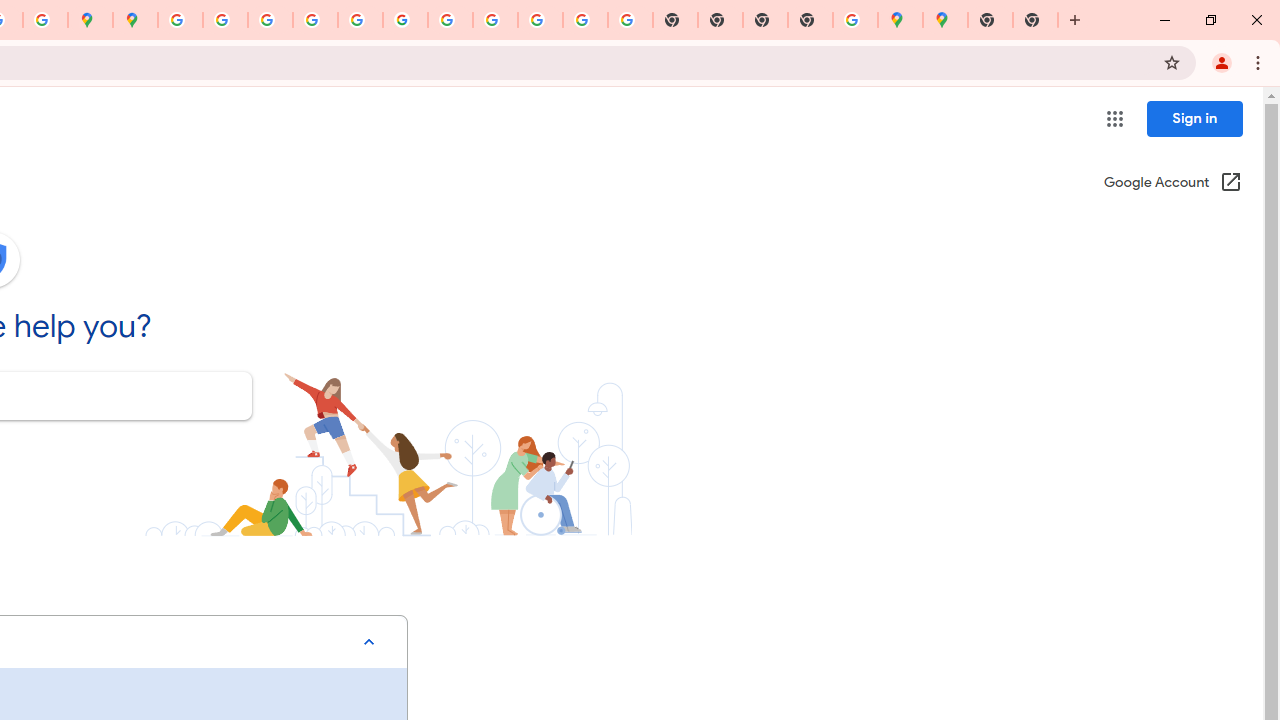 The height and width of the screenshot is (720, 1280). I want to click on 'Google Maps', so click(944, 20).